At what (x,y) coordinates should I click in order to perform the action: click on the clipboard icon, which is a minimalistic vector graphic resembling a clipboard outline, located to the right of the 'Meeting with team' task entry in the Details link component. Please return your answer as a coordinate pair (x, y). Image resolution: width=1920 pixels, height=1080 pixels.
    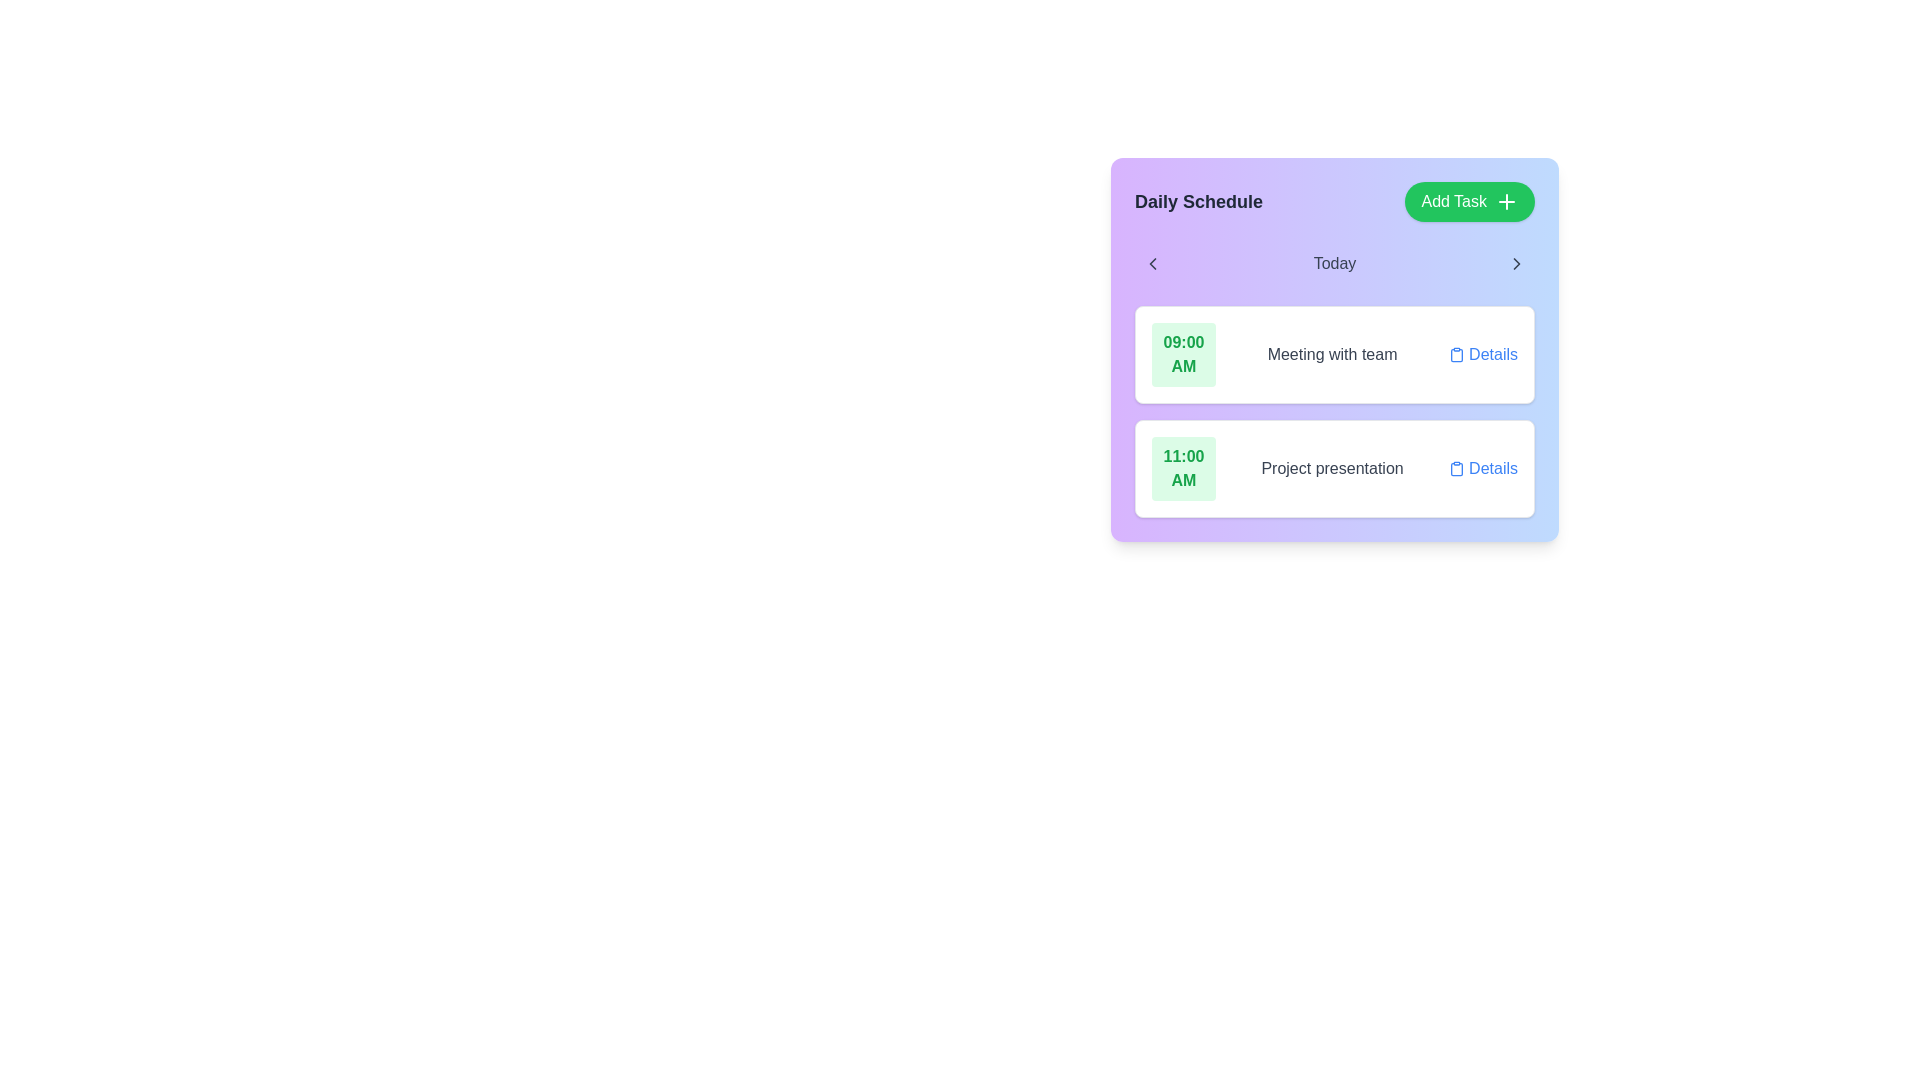
    Looking at the image, I should click on (1457, 354).